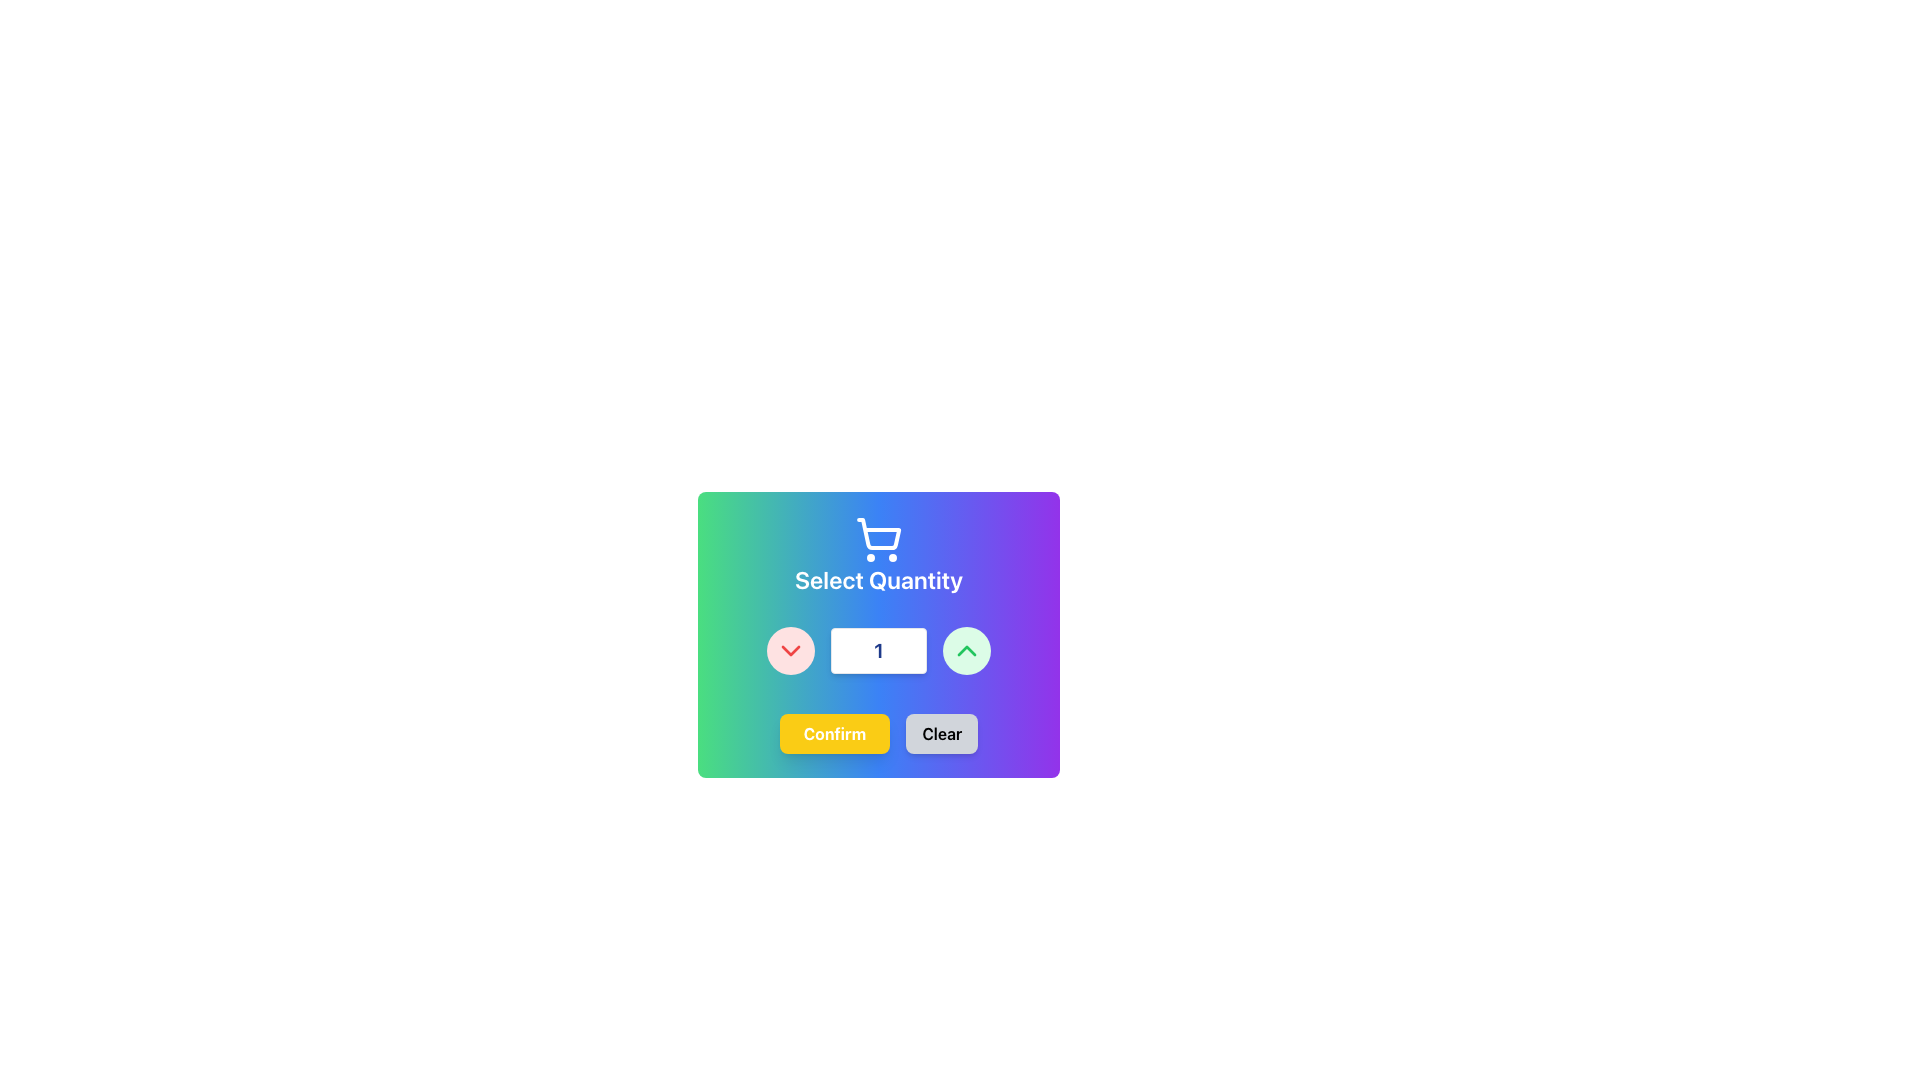  What do you see at coordinates (790, 651) in the screenshot?
I see `the circular decrement button with a light red background and darker red chevron, located on the left side of the numeric input field displaying '1'` at bounding box center [790, 651].